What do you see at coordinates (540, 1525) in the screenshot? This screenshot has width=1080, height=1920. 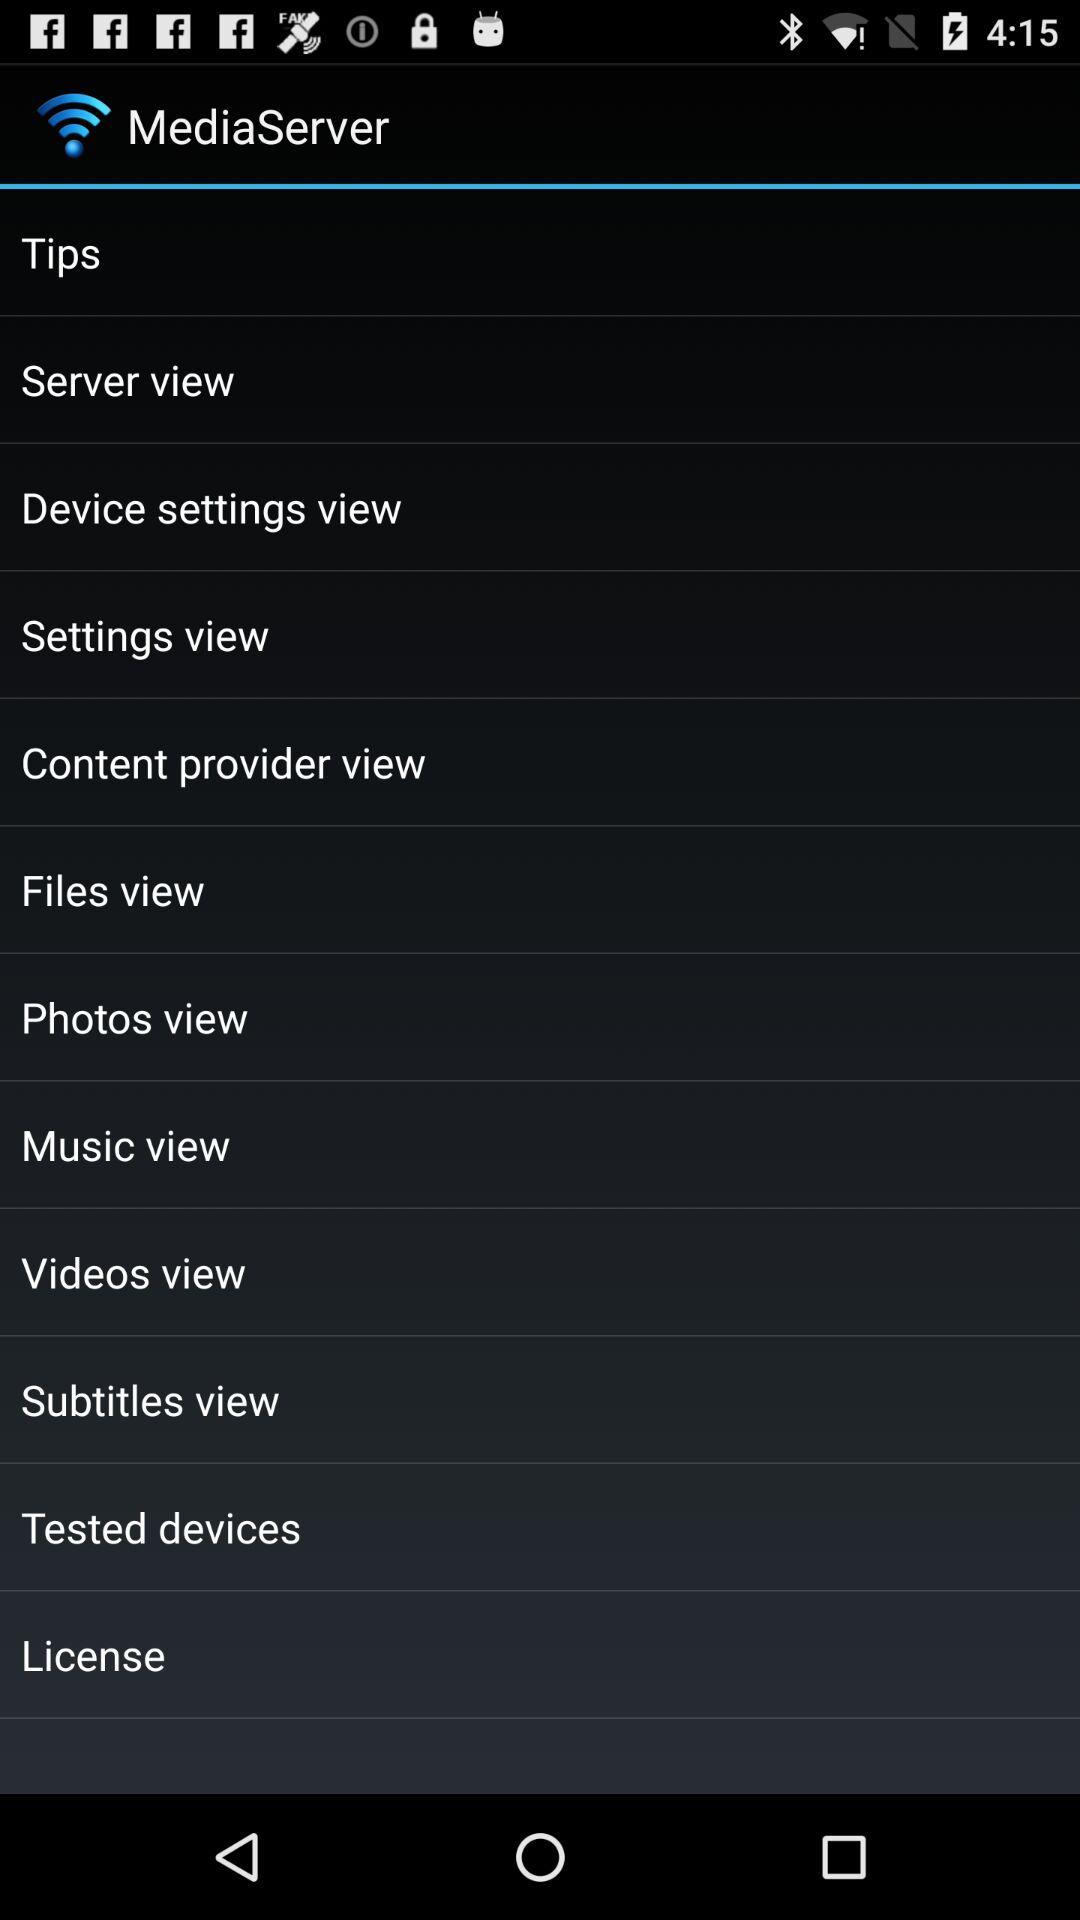 I see `item above license item` at bounding box center [540, 1525].